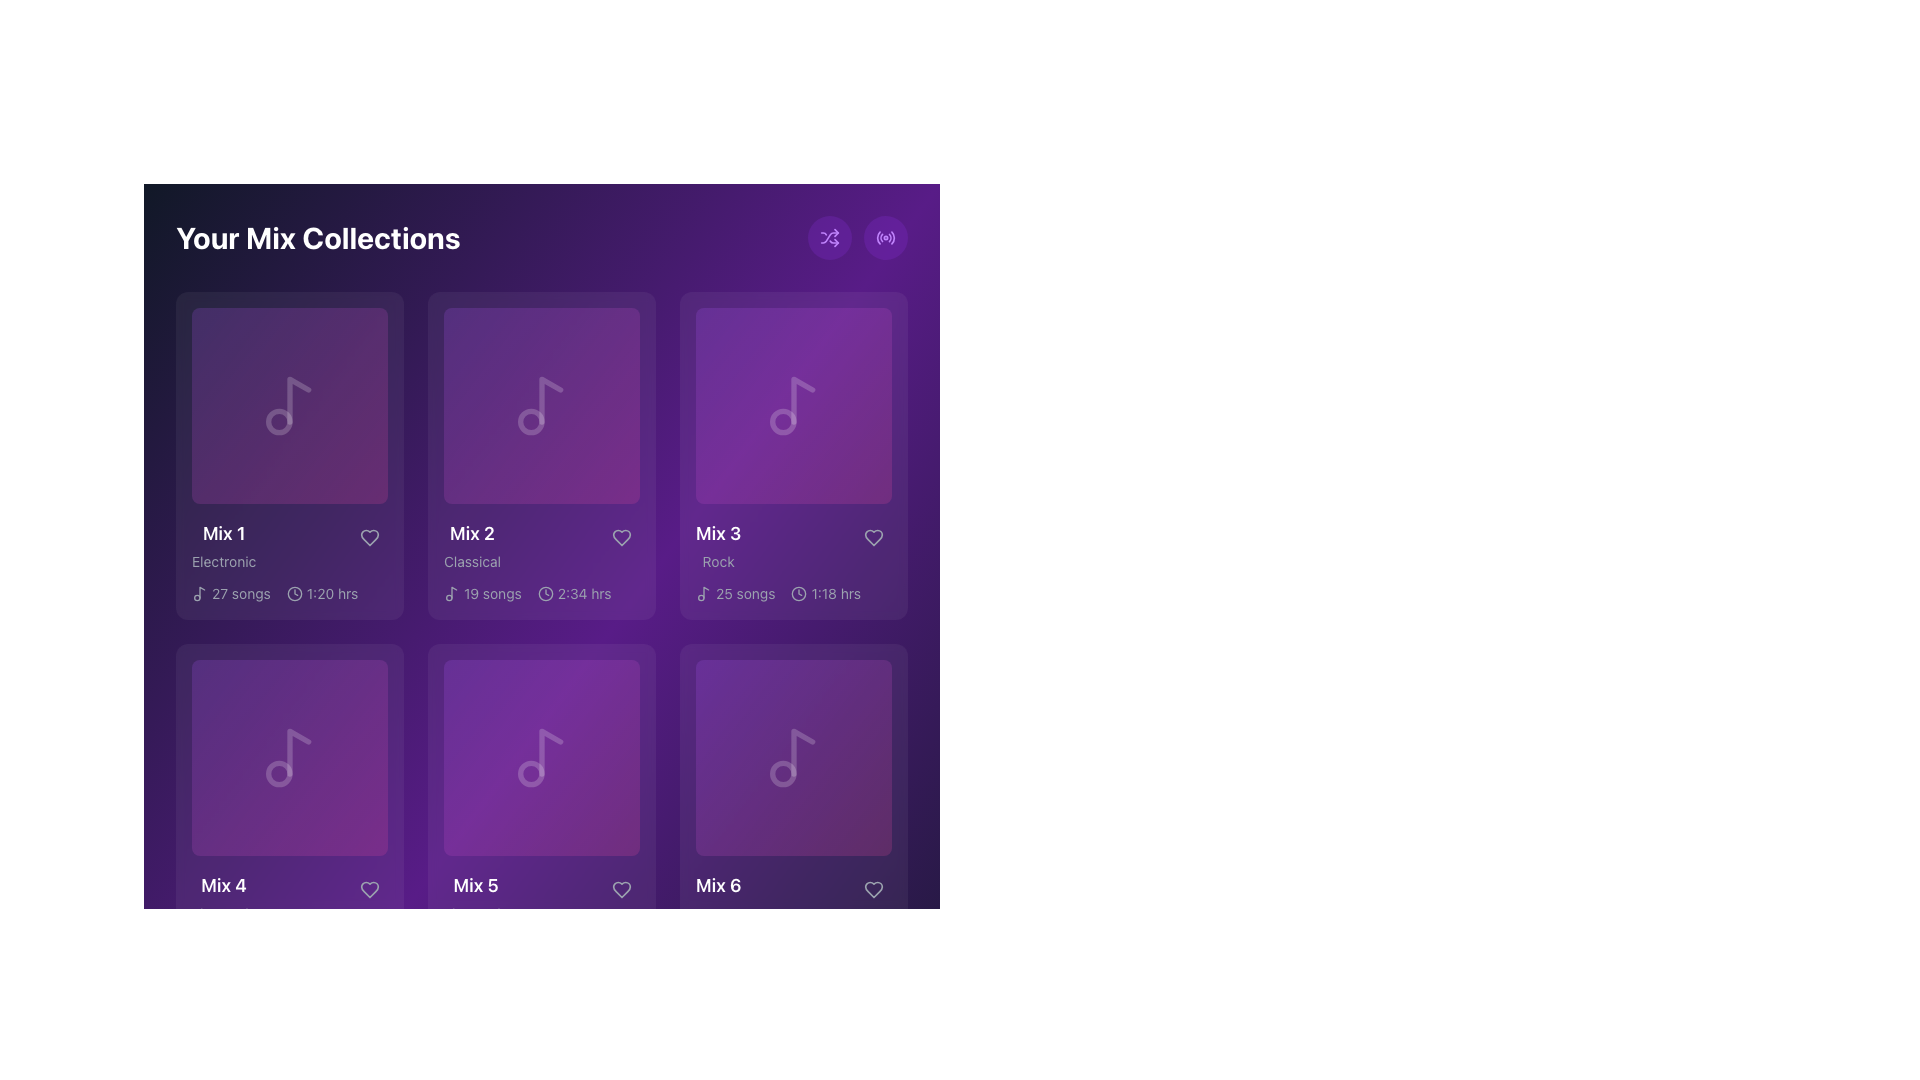 Image resolution: width=1920 pixels, height=1080 pixels. What do you see at coordinates (475, 914) in the screenshot?
I see `the text label that describes the 'Mix 5' collection, located beneath the header 'Mix 5' in the second row, fifth column of the grid layout` at bounding box center [475, 914].